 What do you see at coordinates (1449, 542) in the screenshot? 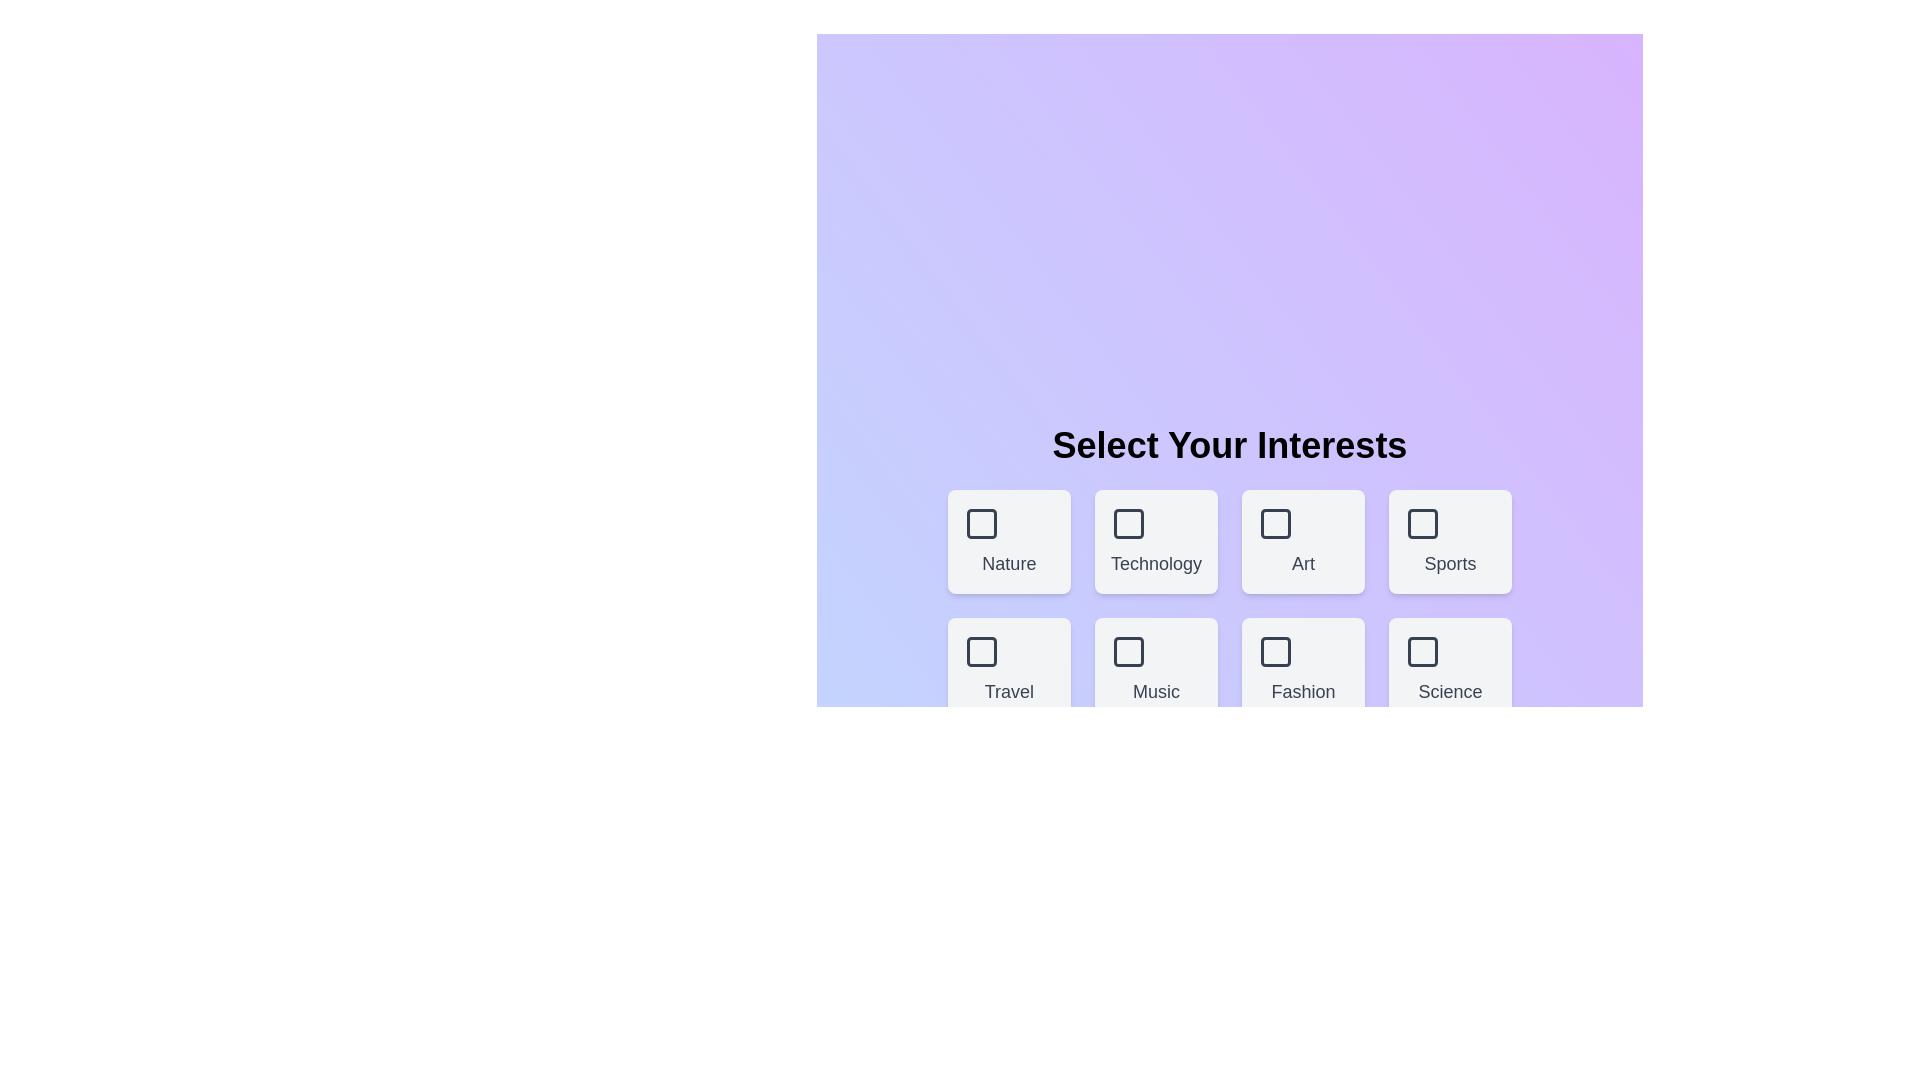
I see `the box corresponding to the theme Sports to select or deselect it` at bounding box center [1449, 542].